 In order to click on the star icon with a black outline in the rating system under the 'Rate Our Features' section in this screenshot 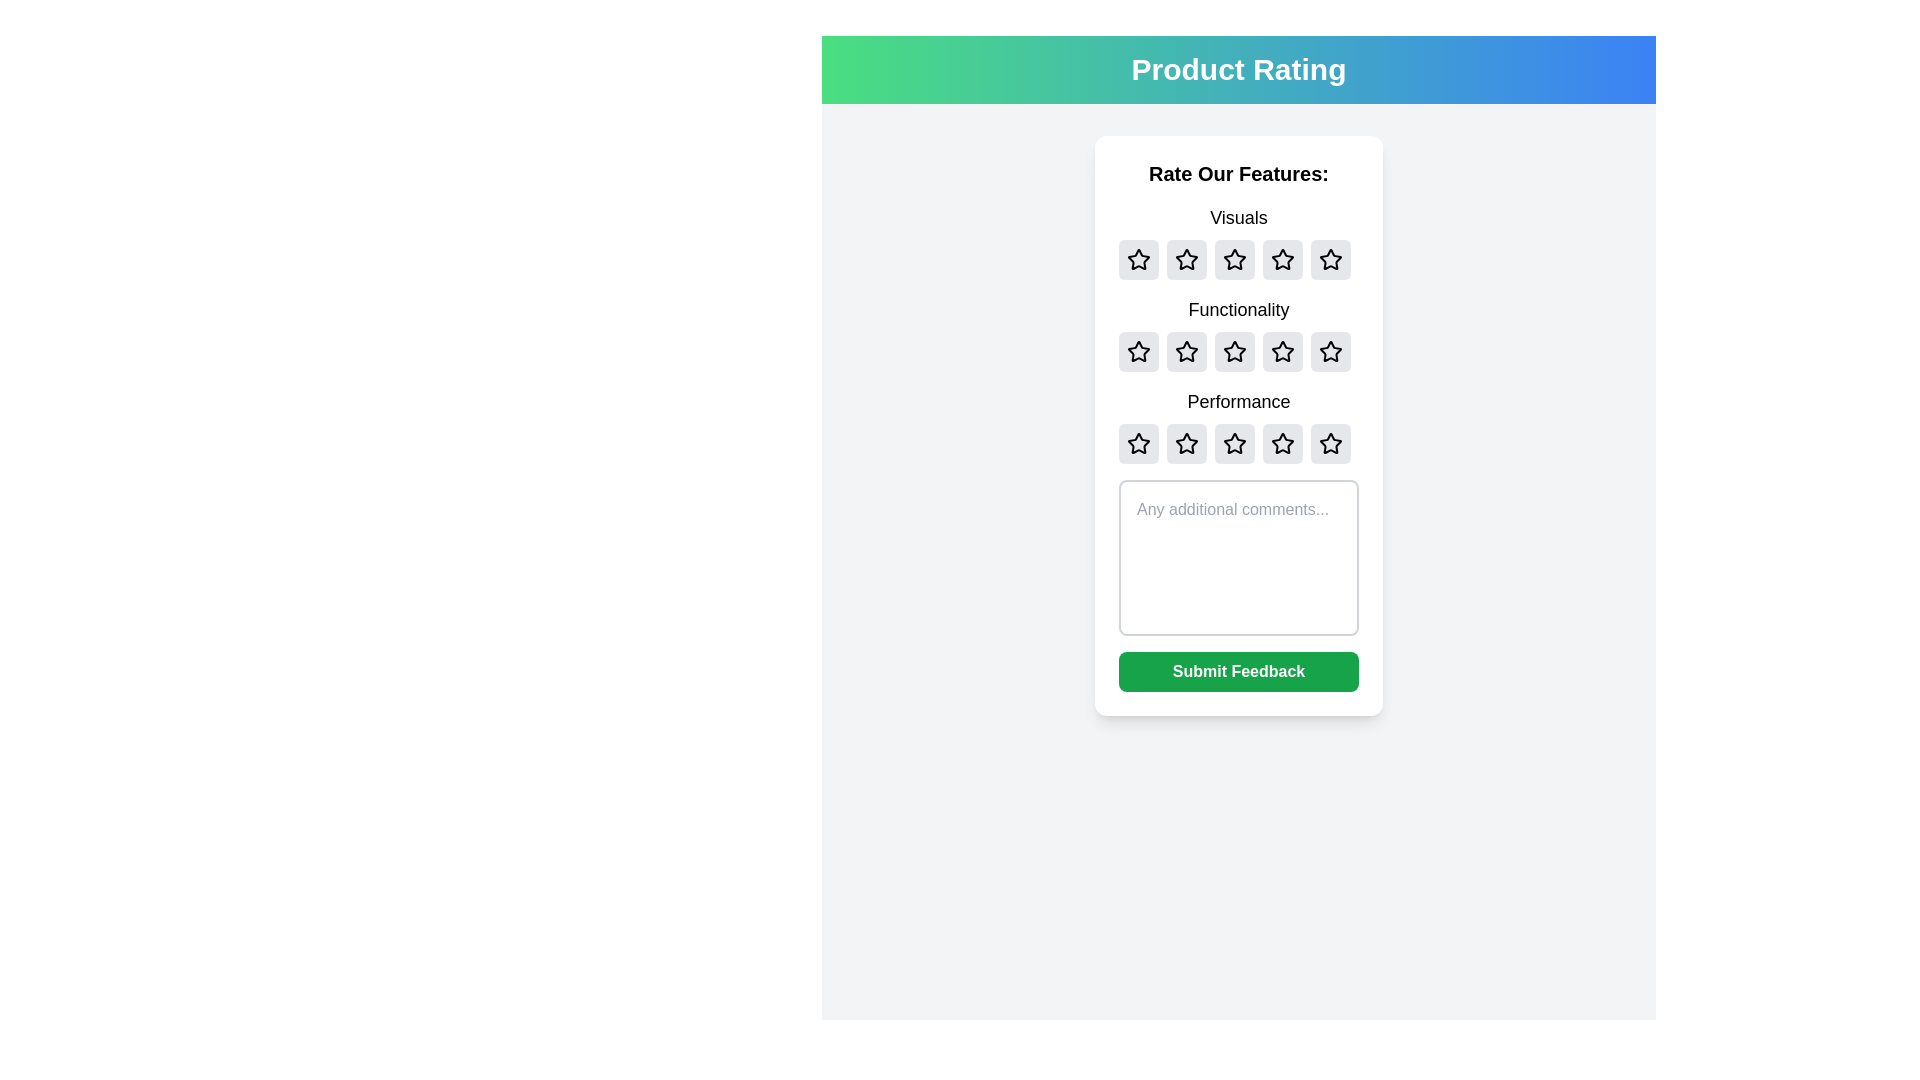, I will do `click(1282, 258)`.